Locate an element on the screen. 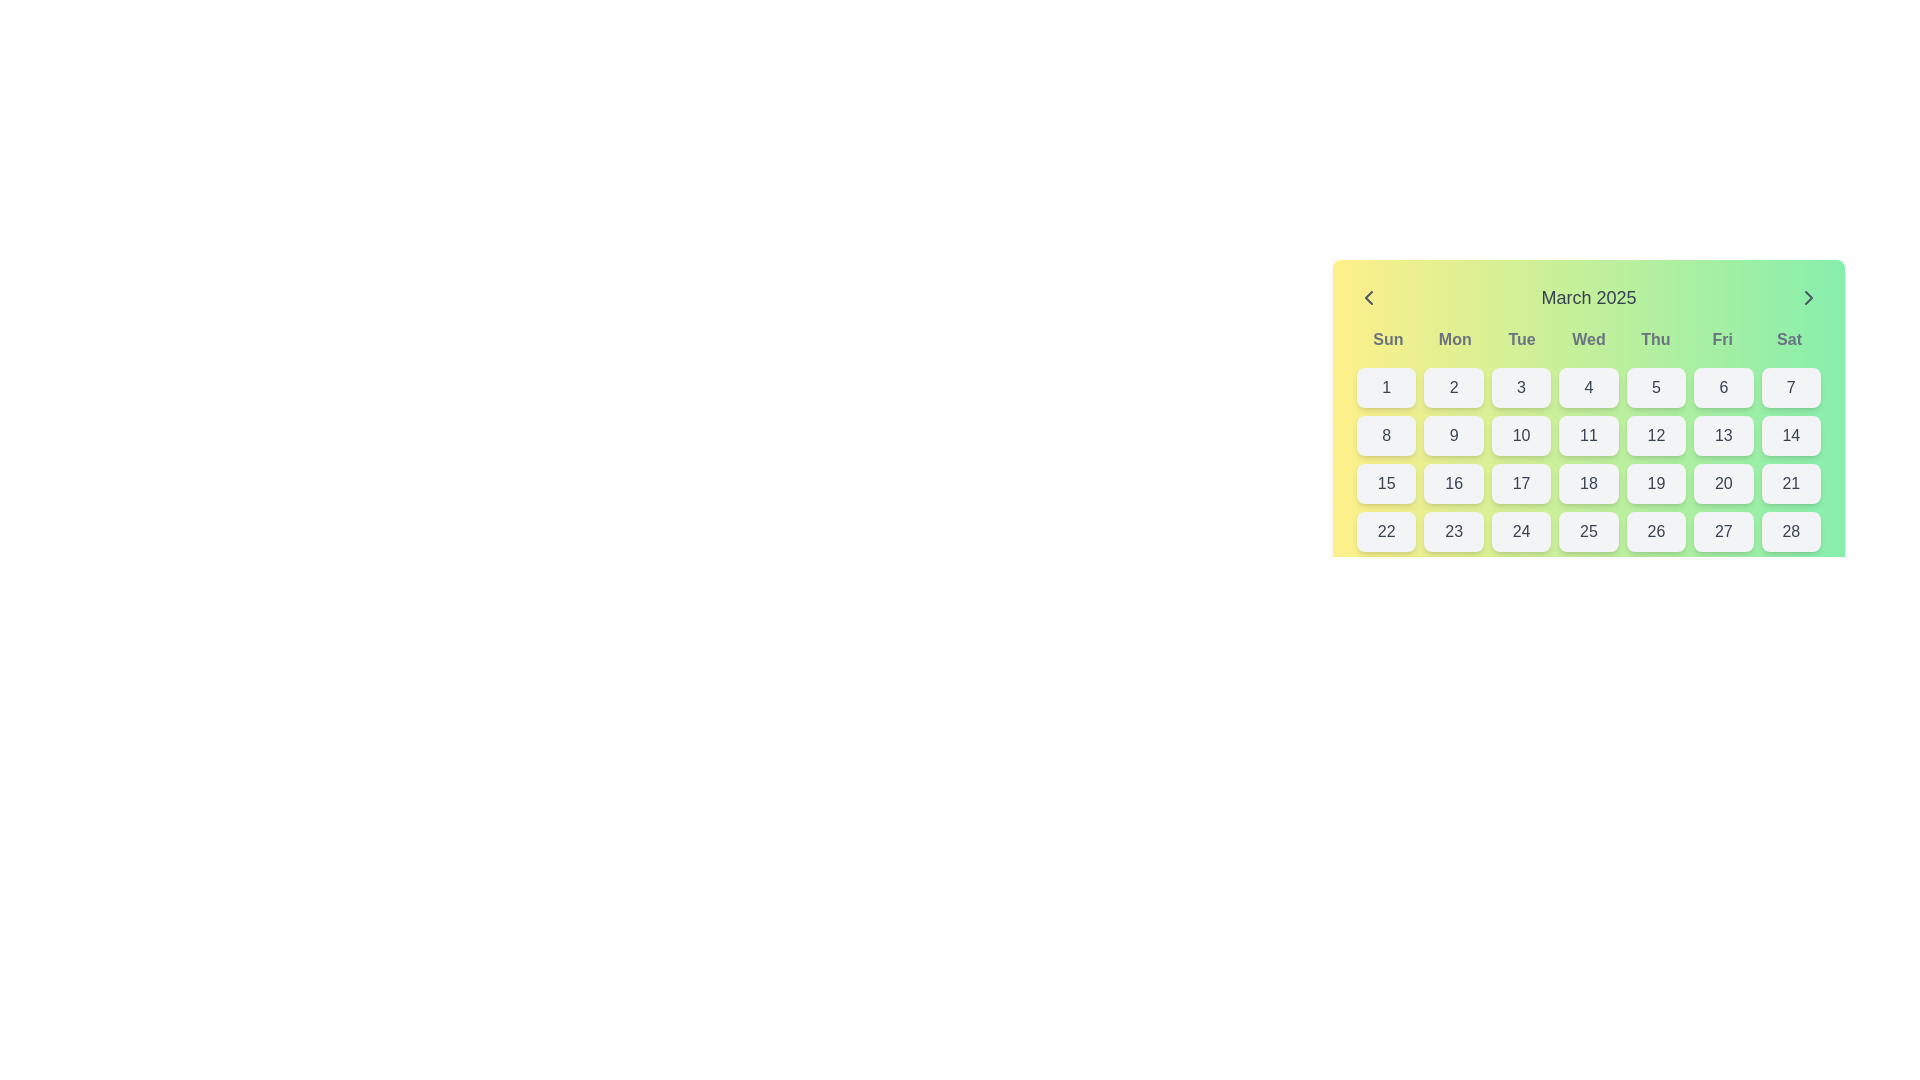 The height and width of the screenshot is (1080, 1920). the button representing the 19th day of March 2025 in the calendar widget is located at coordinates (1656, 483).